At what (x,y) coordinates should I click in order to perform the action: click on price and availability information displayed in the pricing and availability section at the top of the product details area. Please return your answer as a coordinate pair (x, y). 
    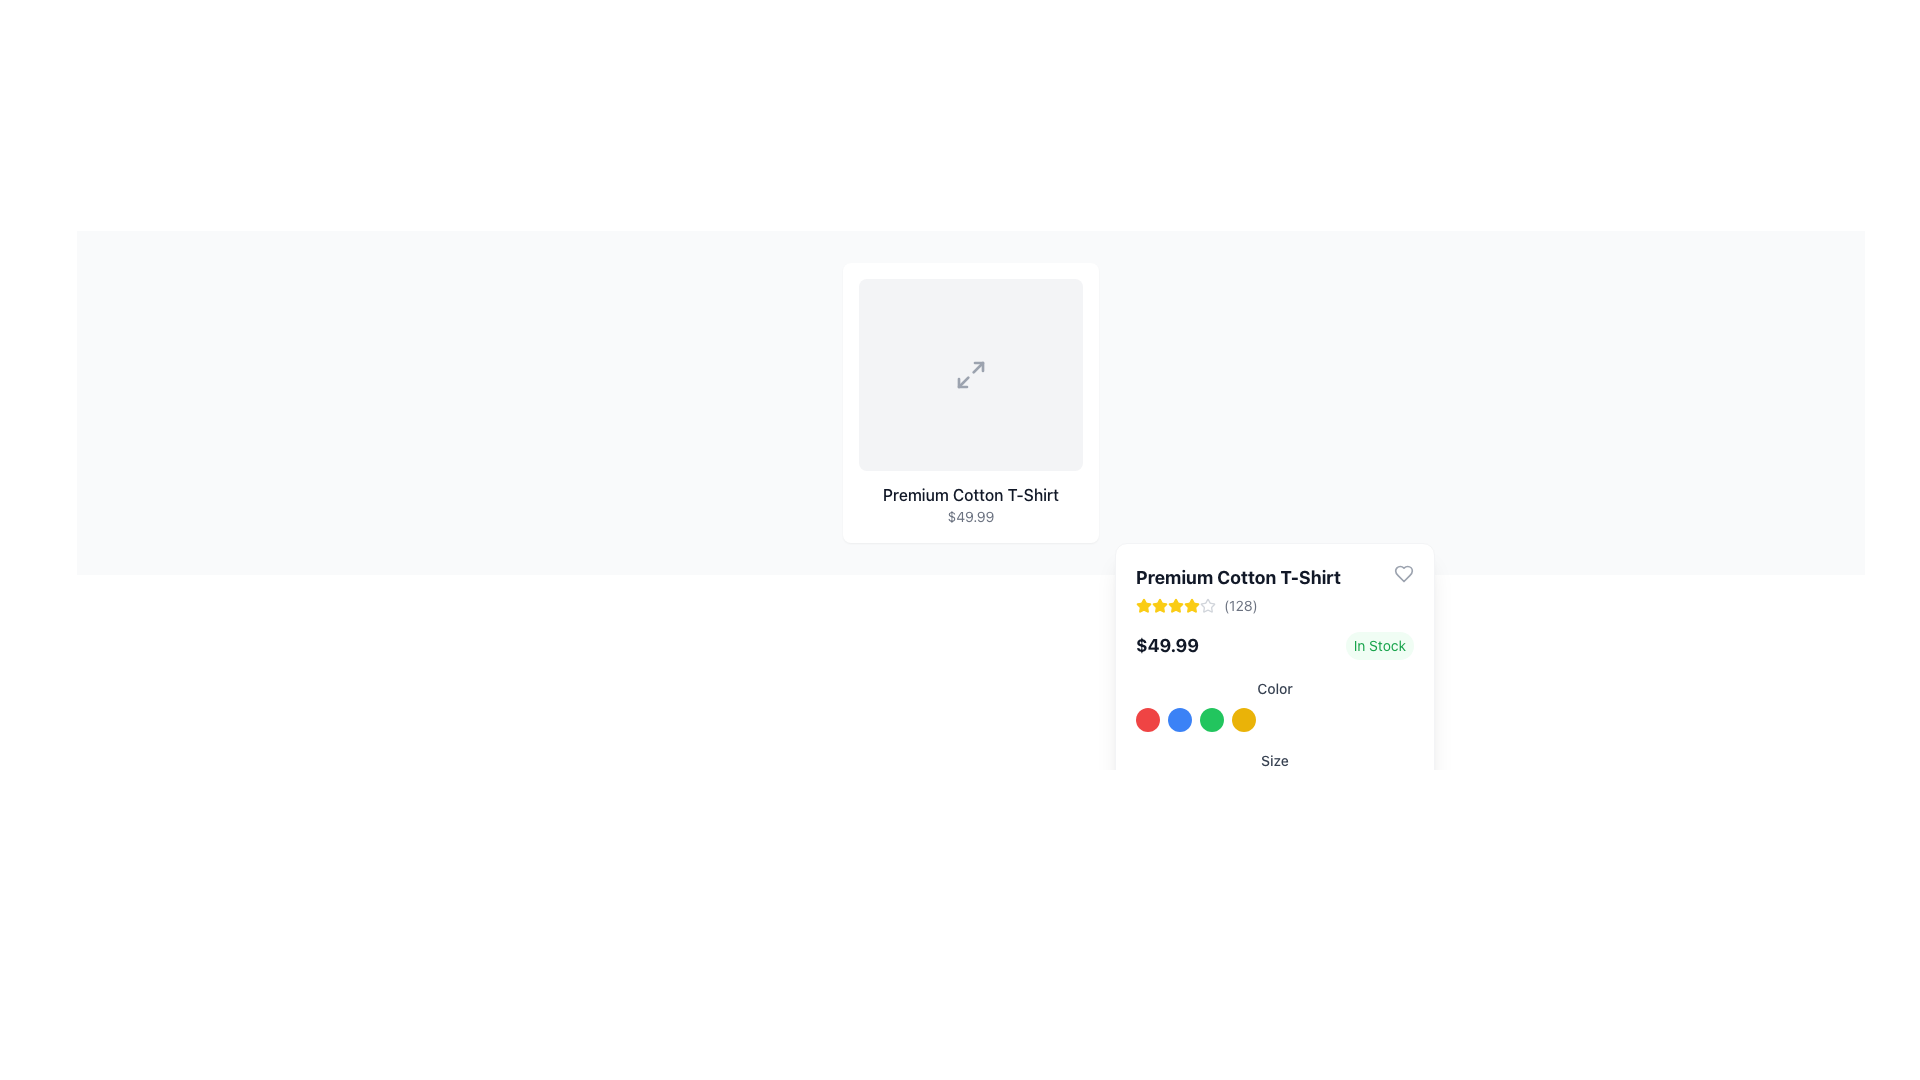
    Looking at the image, I should click on (1274, 645).